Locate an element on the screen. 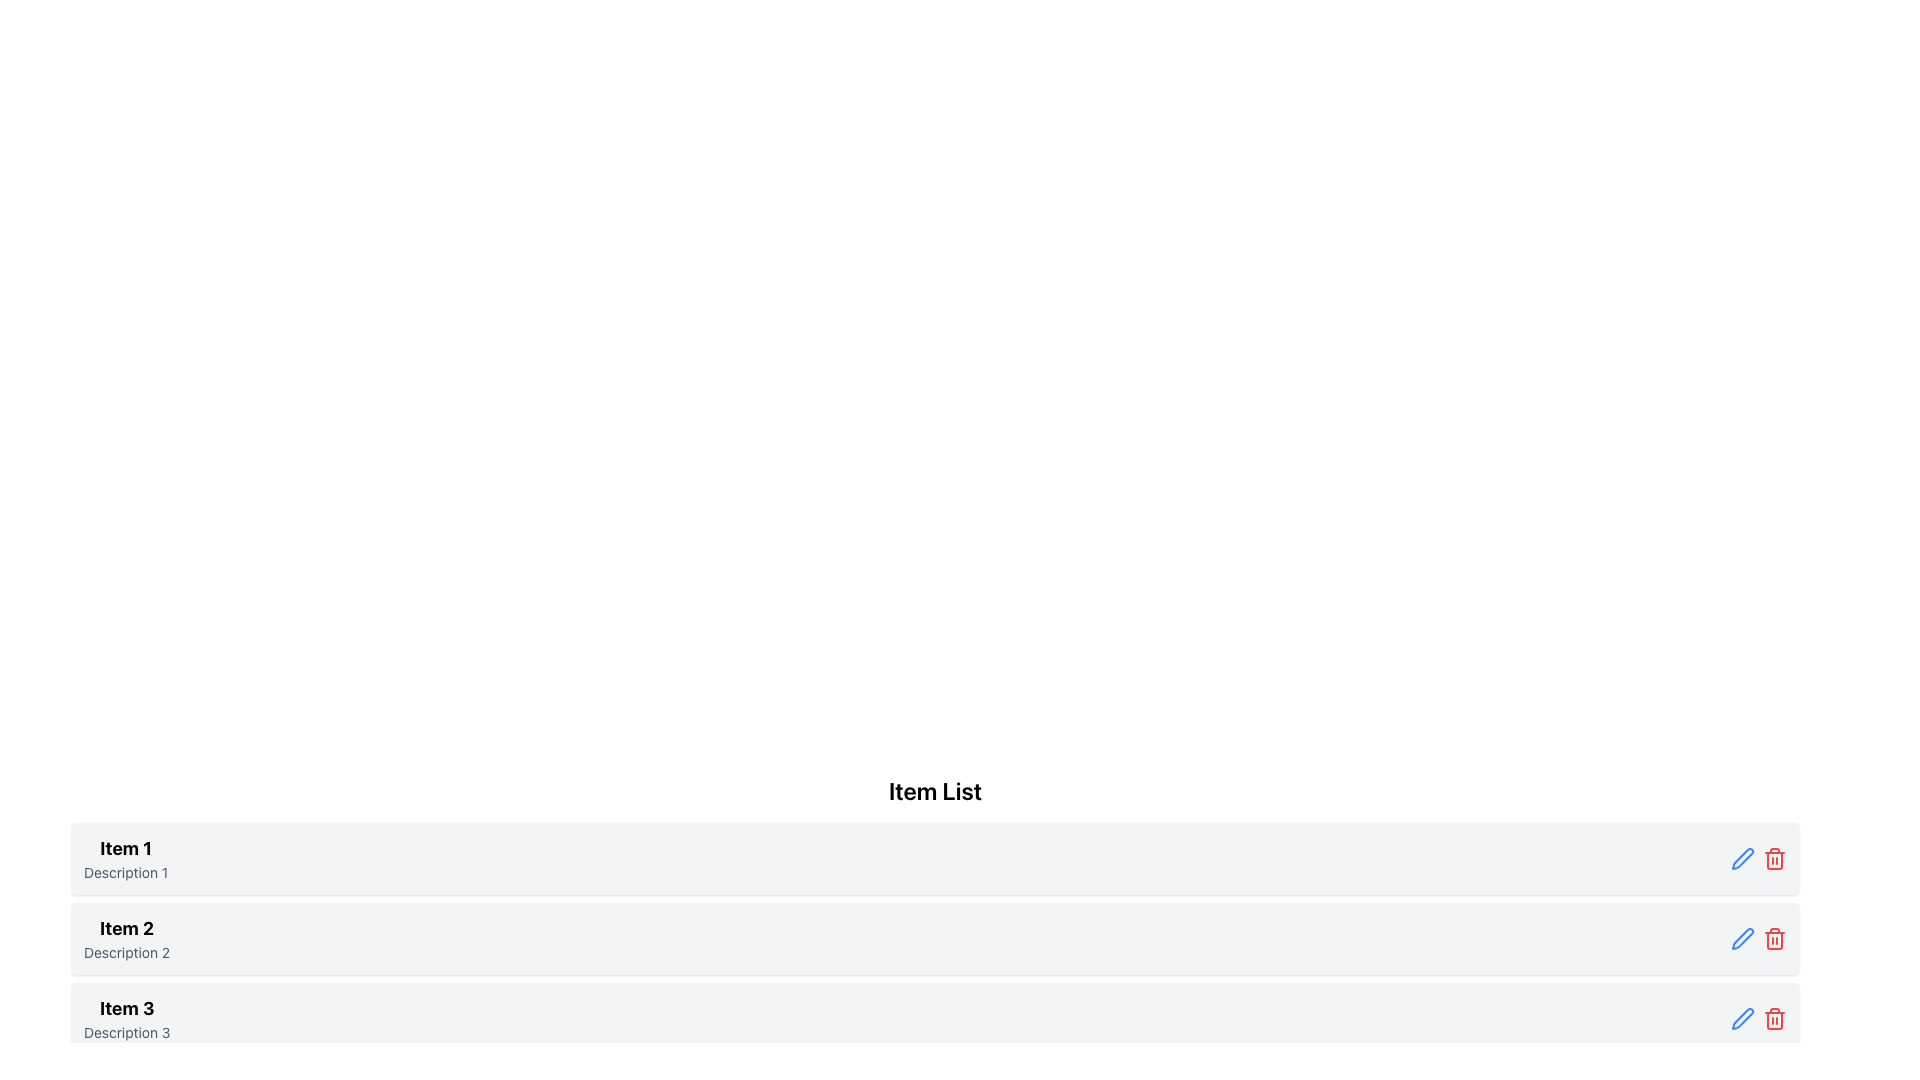 The image size is (1920, 1080). the explanatory text label located directly below the bold heading 'Item 1' in the vertical list interface is located at coordinates (125, 871).